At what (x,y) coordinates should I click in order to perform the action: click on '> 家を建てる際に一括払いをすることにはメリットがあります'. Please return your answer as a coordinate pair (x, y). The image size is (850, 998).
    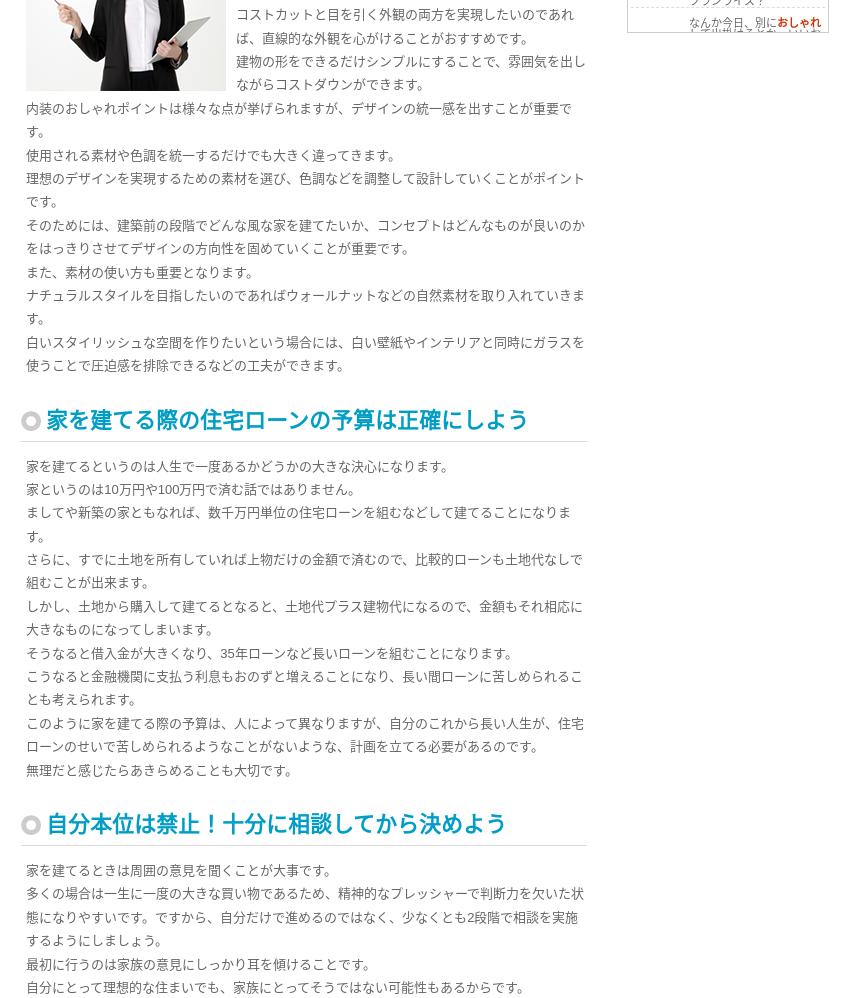
    Looking at the image, I should click on (731, 255).